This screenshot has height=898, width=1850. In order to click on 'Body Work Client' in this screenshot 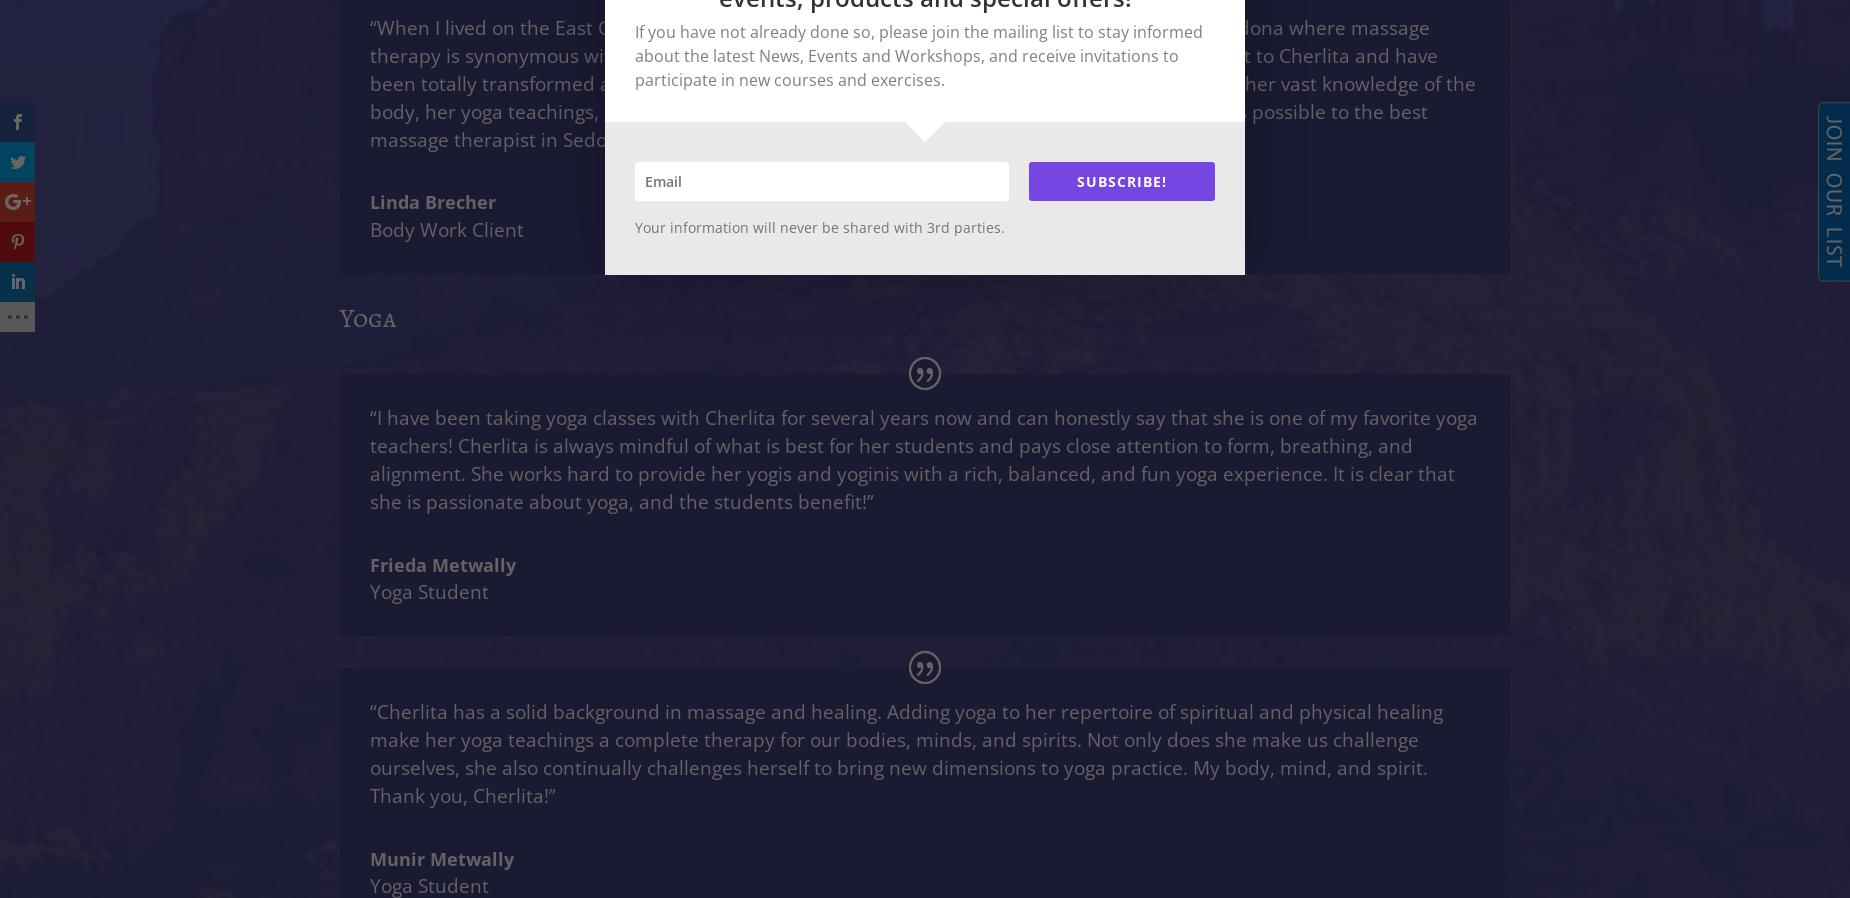, I will do `click(445, 228)`.